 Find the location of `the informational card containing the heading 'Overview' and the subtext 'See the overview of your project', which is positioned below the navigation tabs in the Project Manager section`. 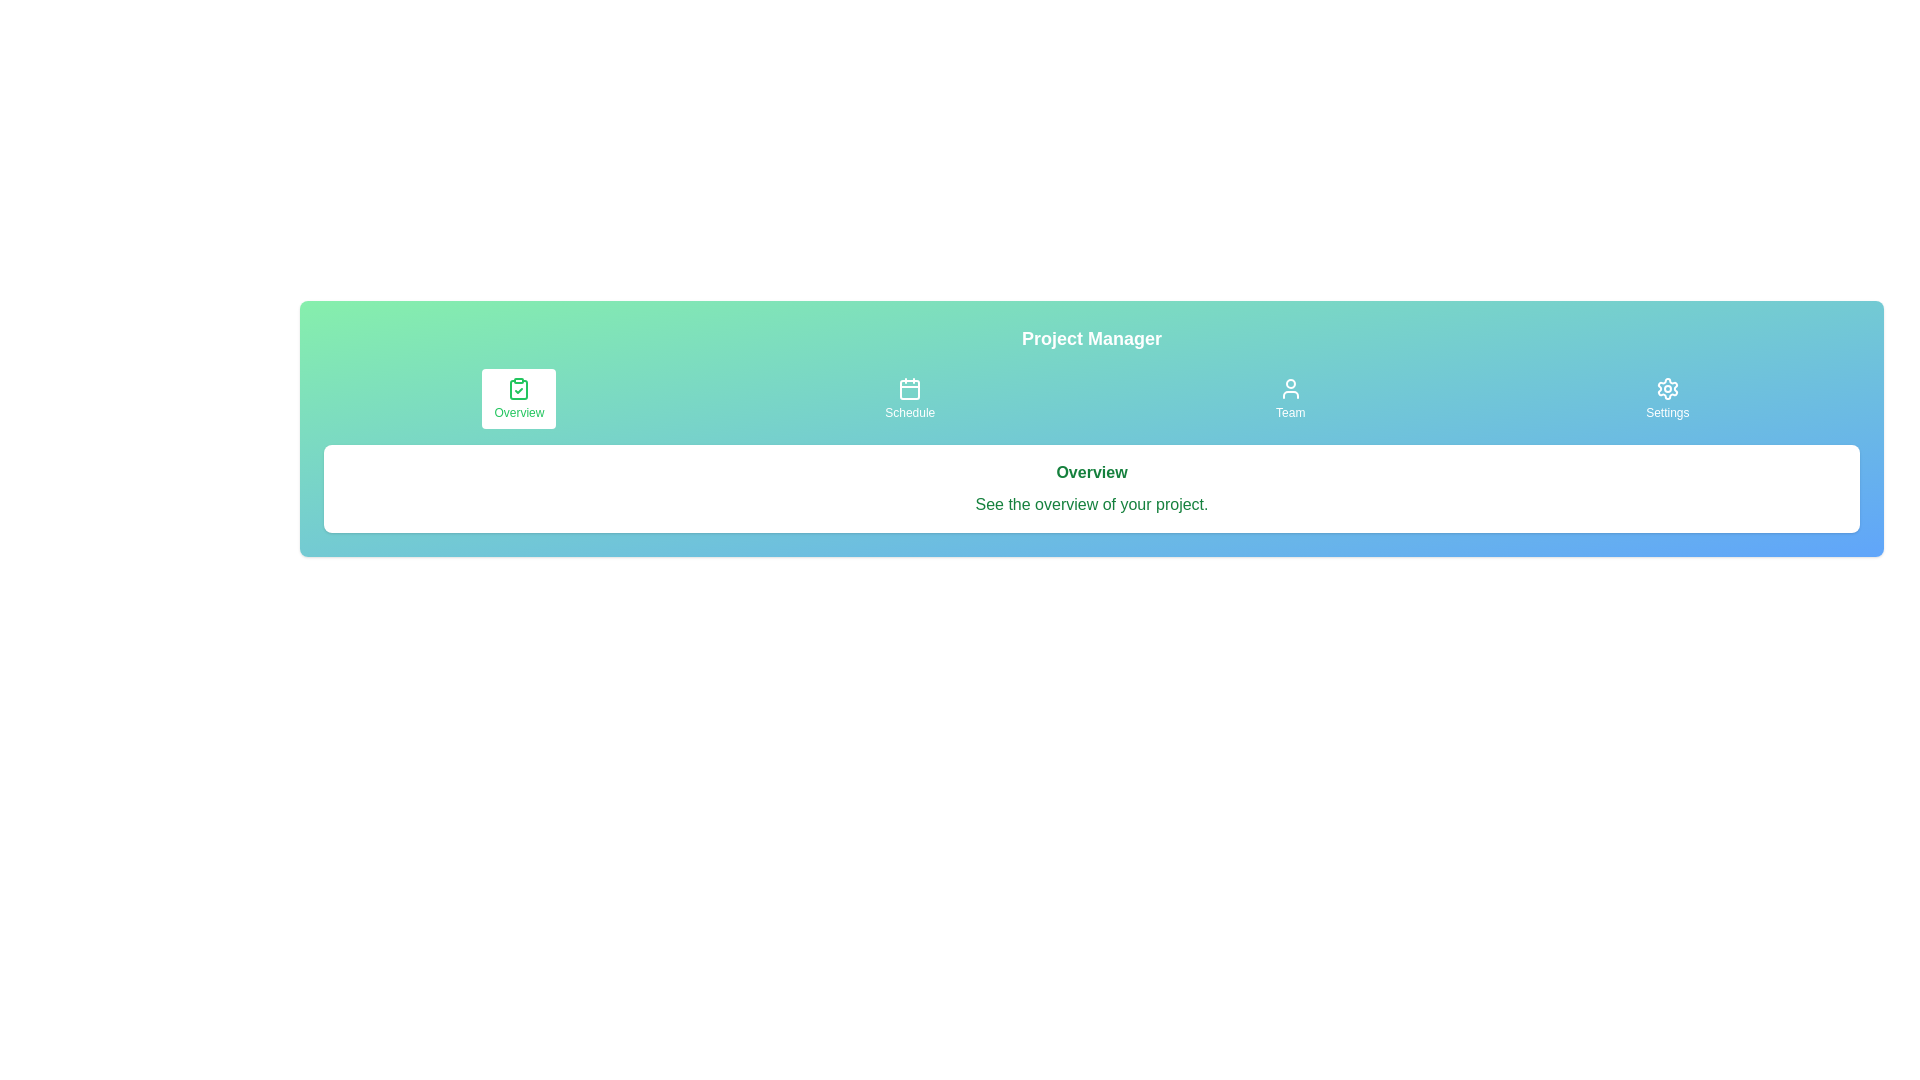

the informational card containing the heading 'Overview' and the subtext 'See the overview of your project', which is positioned below the navigation tabs in the Project Manager section is located at coordinates (1090, 489).